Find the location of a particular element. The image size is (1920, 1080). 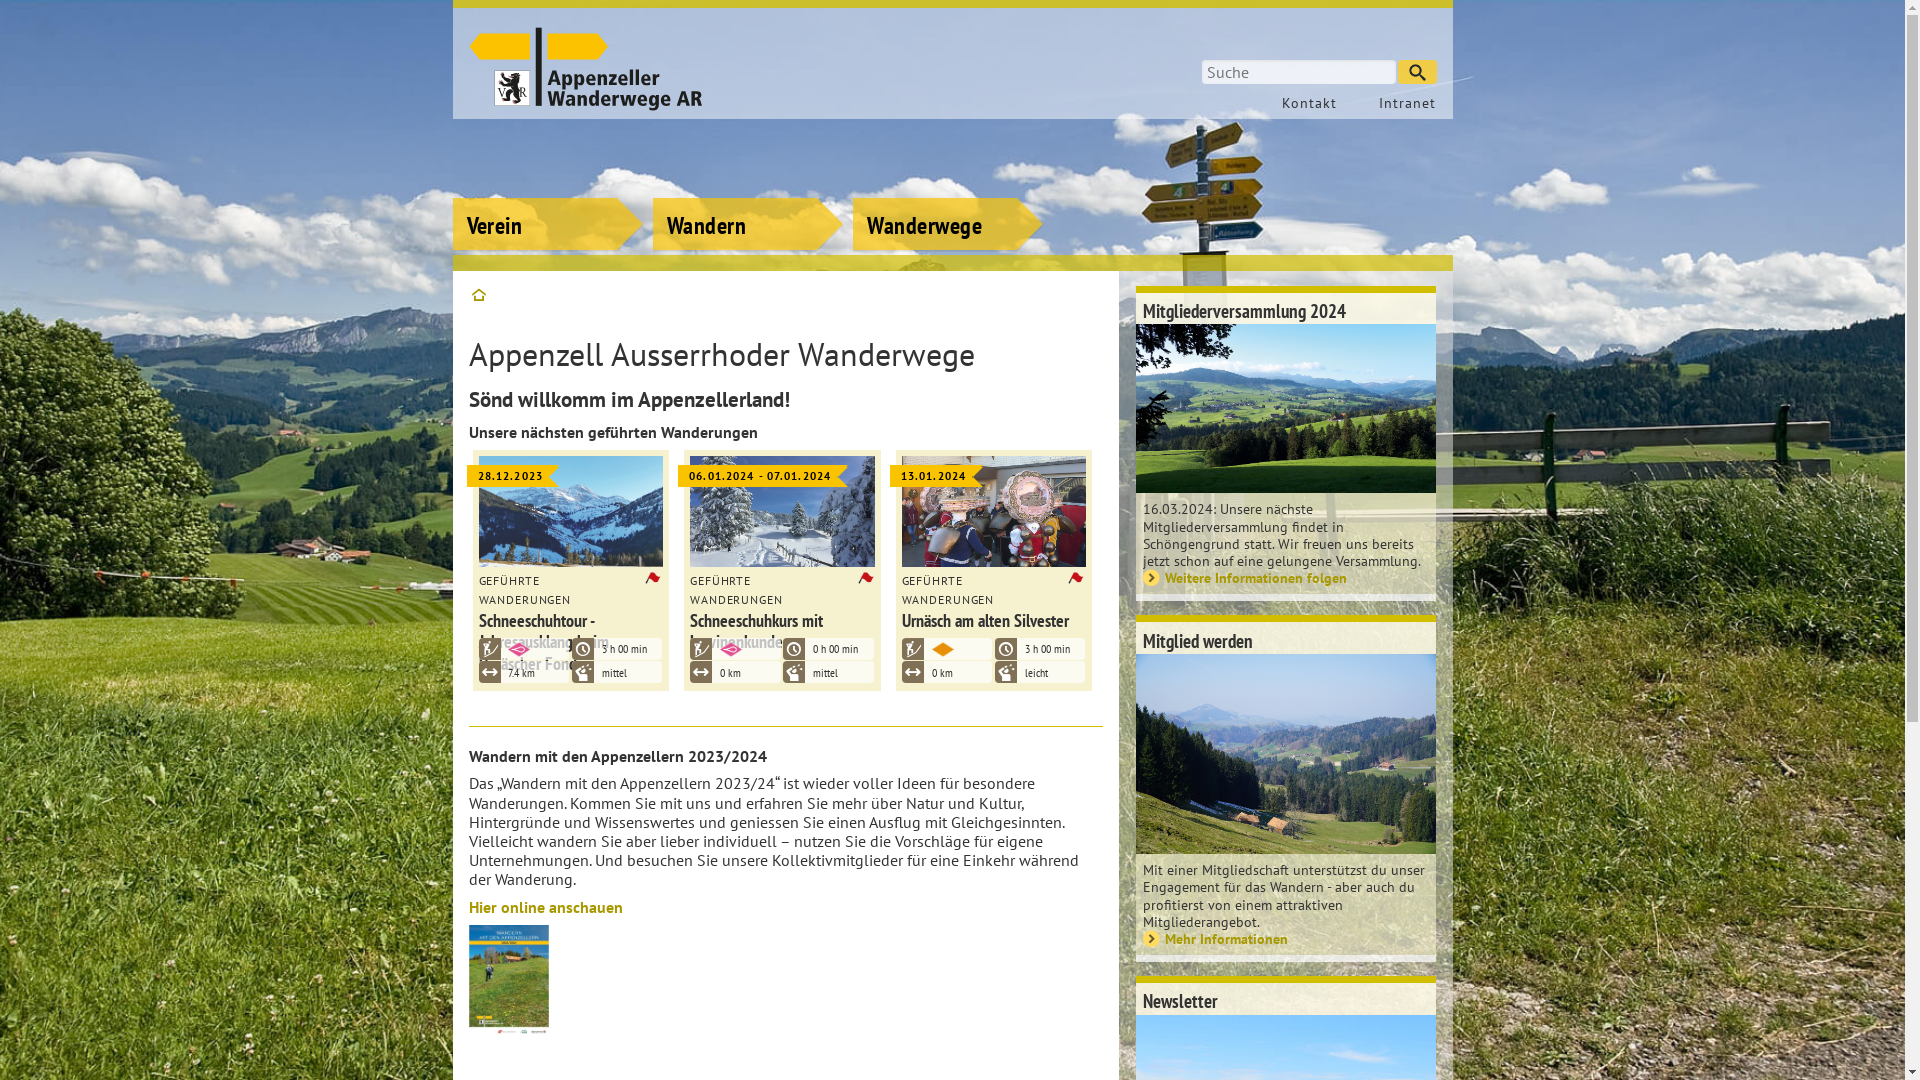

'Hier online anschauen' is located at coordinates (545, 906).